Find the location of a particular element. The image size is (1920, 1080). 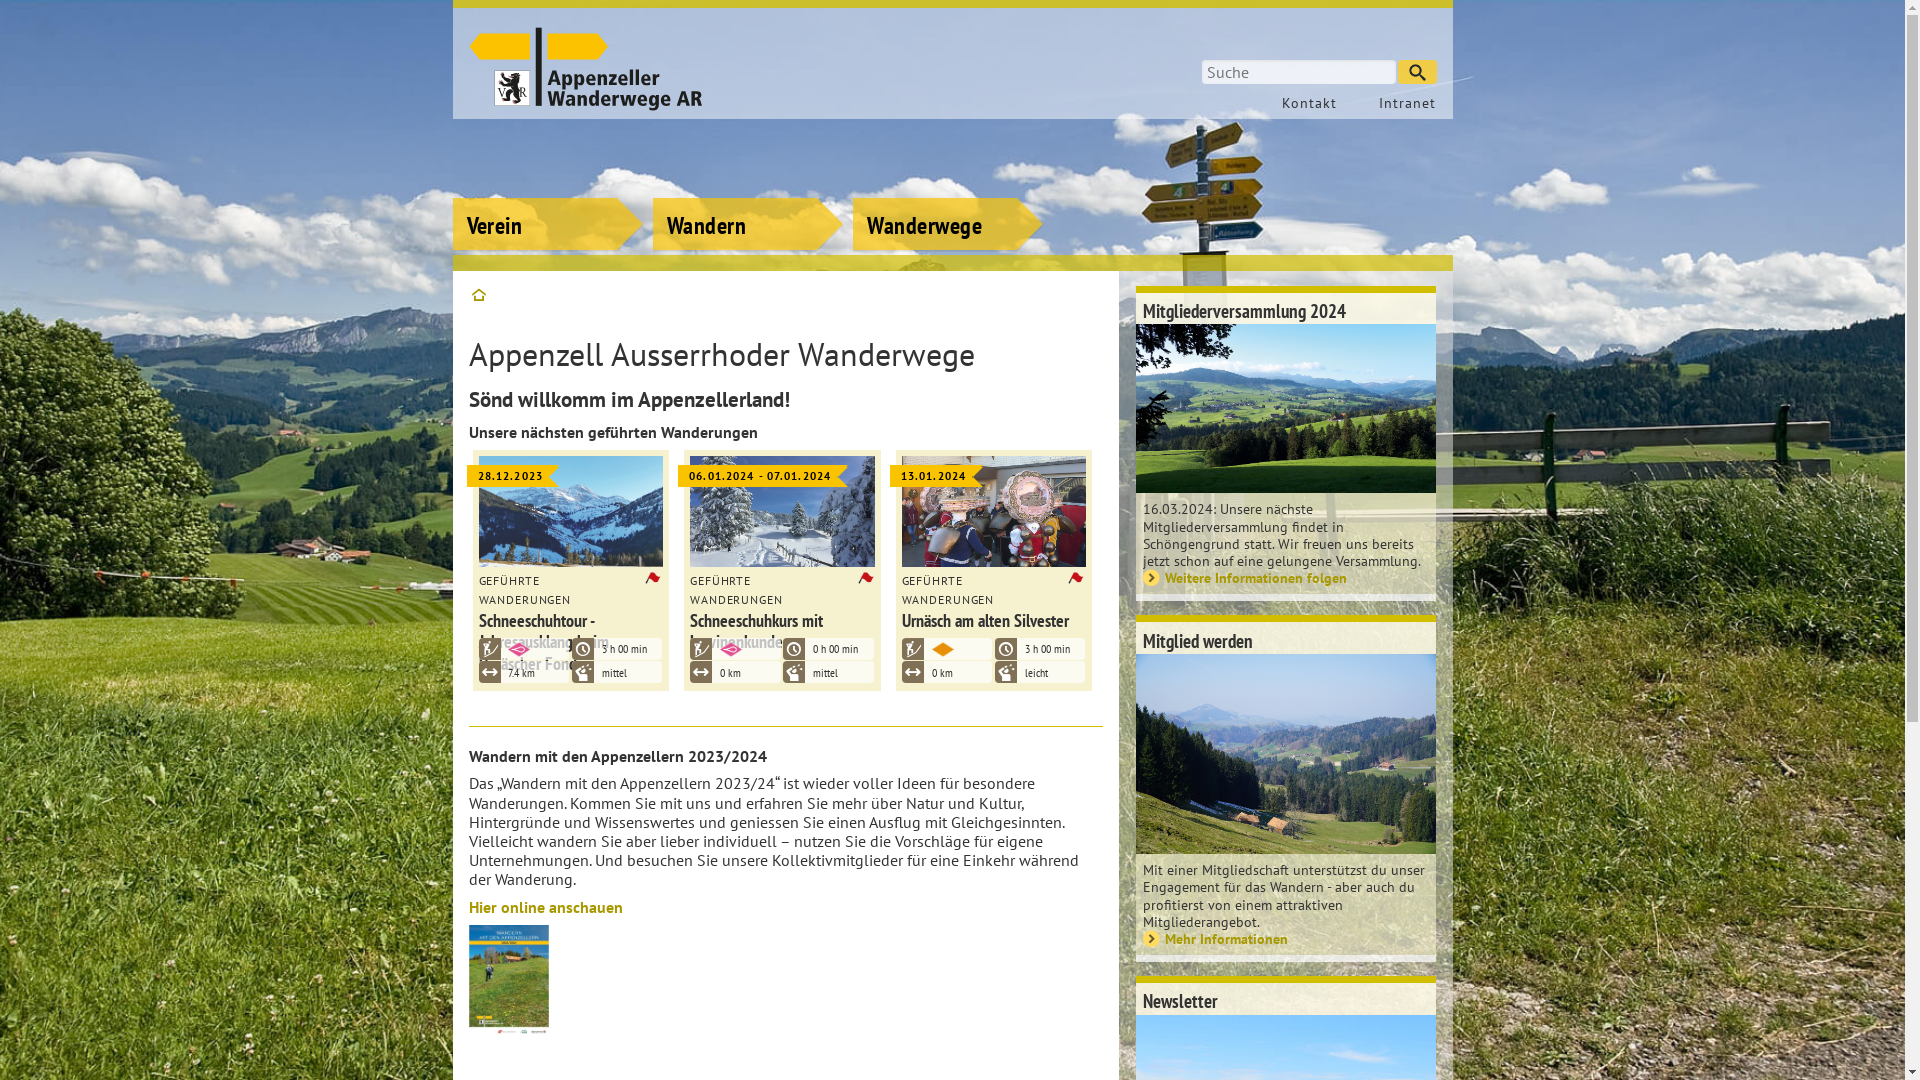

'Hier online anschauen' is located at coordinates (545, 906).